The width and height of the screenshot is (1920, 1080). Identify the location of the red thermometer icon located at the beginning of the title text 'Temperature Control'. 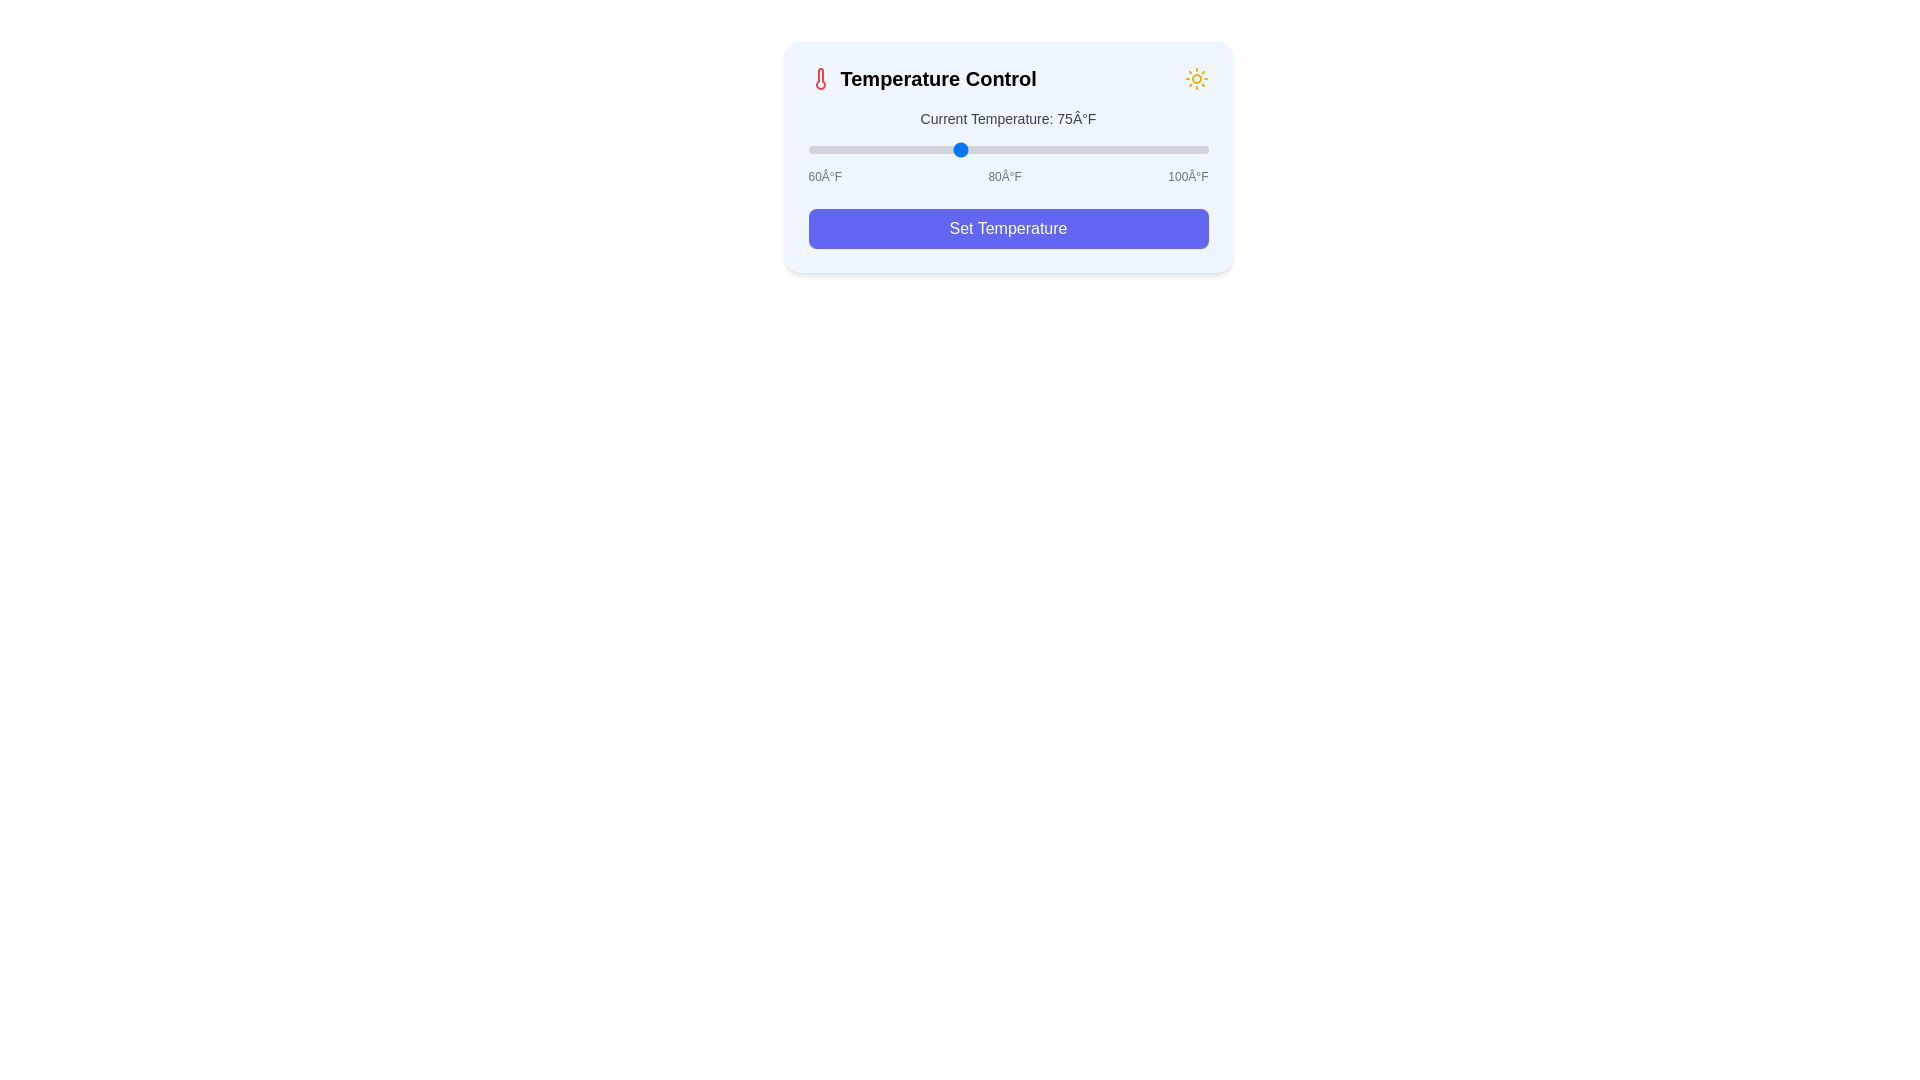
(820, 77).